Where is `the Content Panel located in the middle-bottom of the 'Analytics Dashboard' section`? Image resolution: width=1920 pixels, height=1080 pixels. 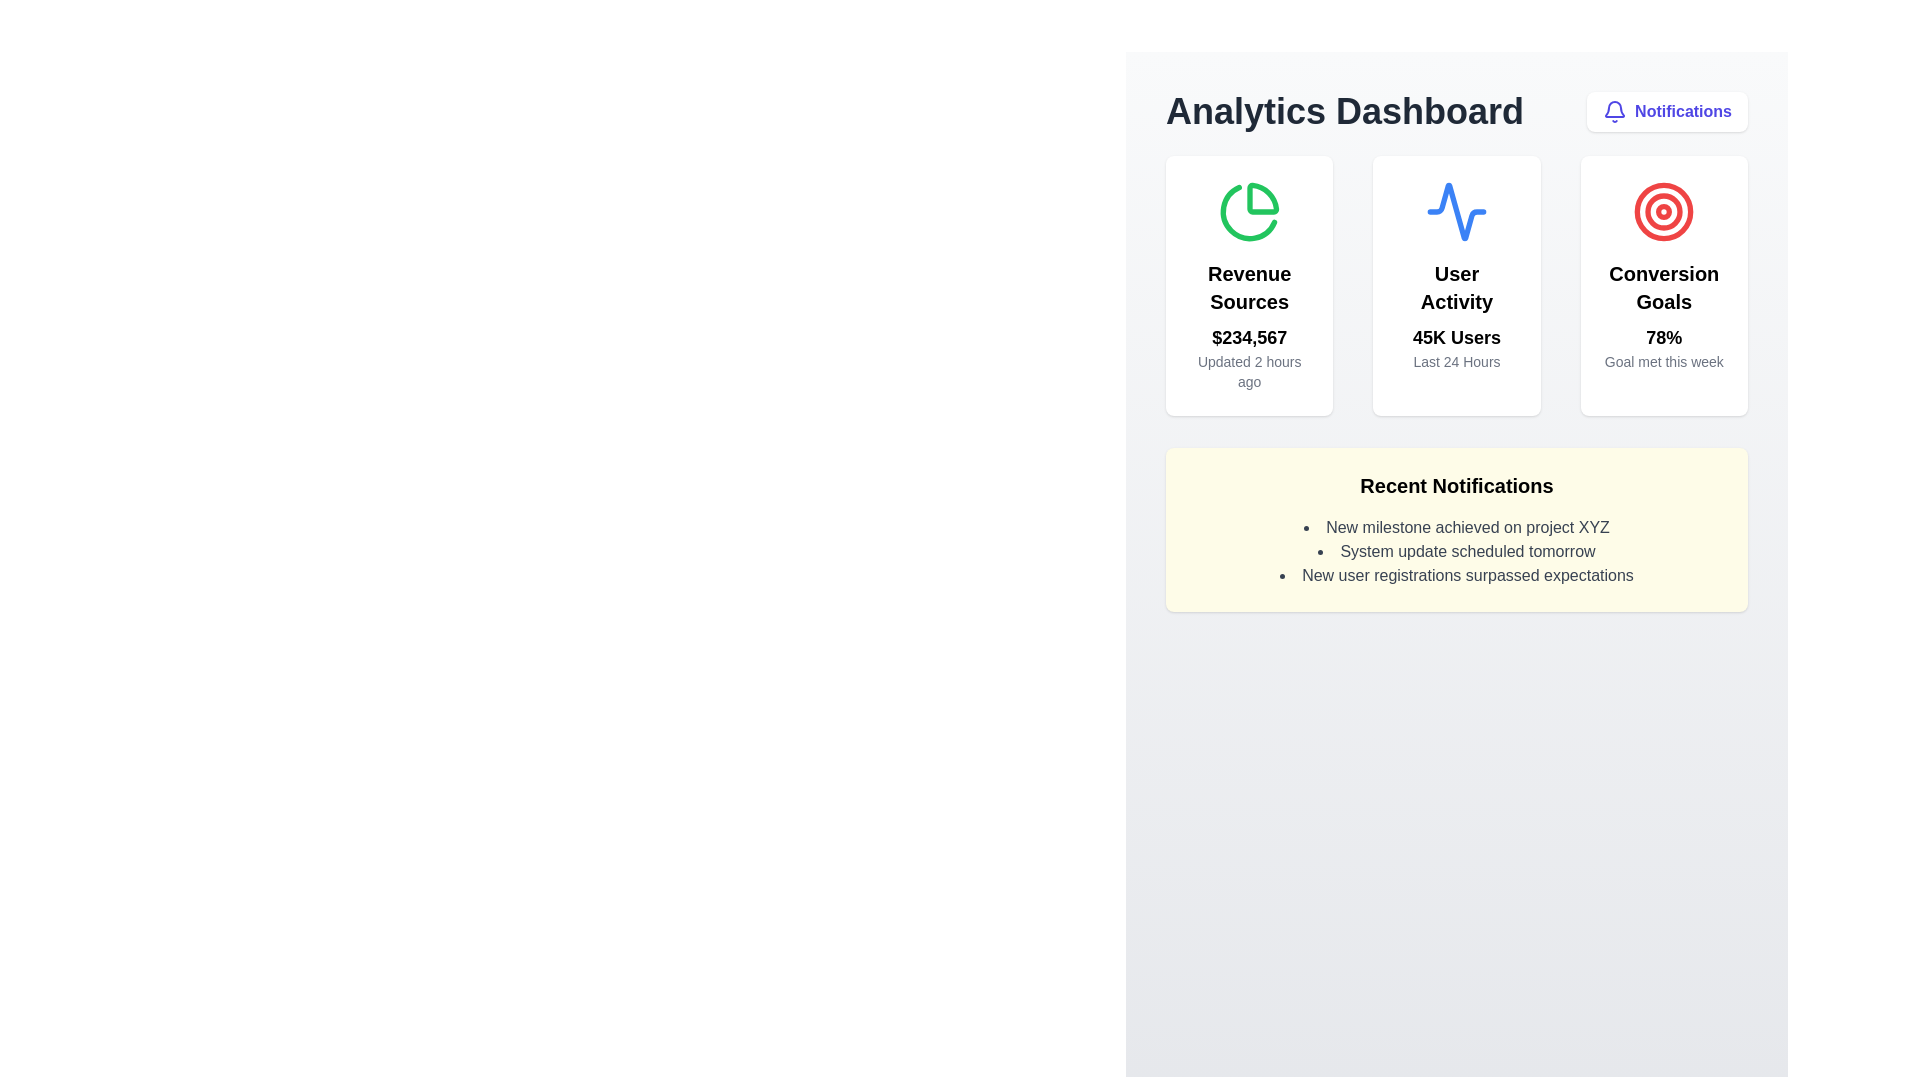 the Content Panel located in the middle-bottom of the 'Analytics Dashboard' section is located at coordinates (1457, 528).